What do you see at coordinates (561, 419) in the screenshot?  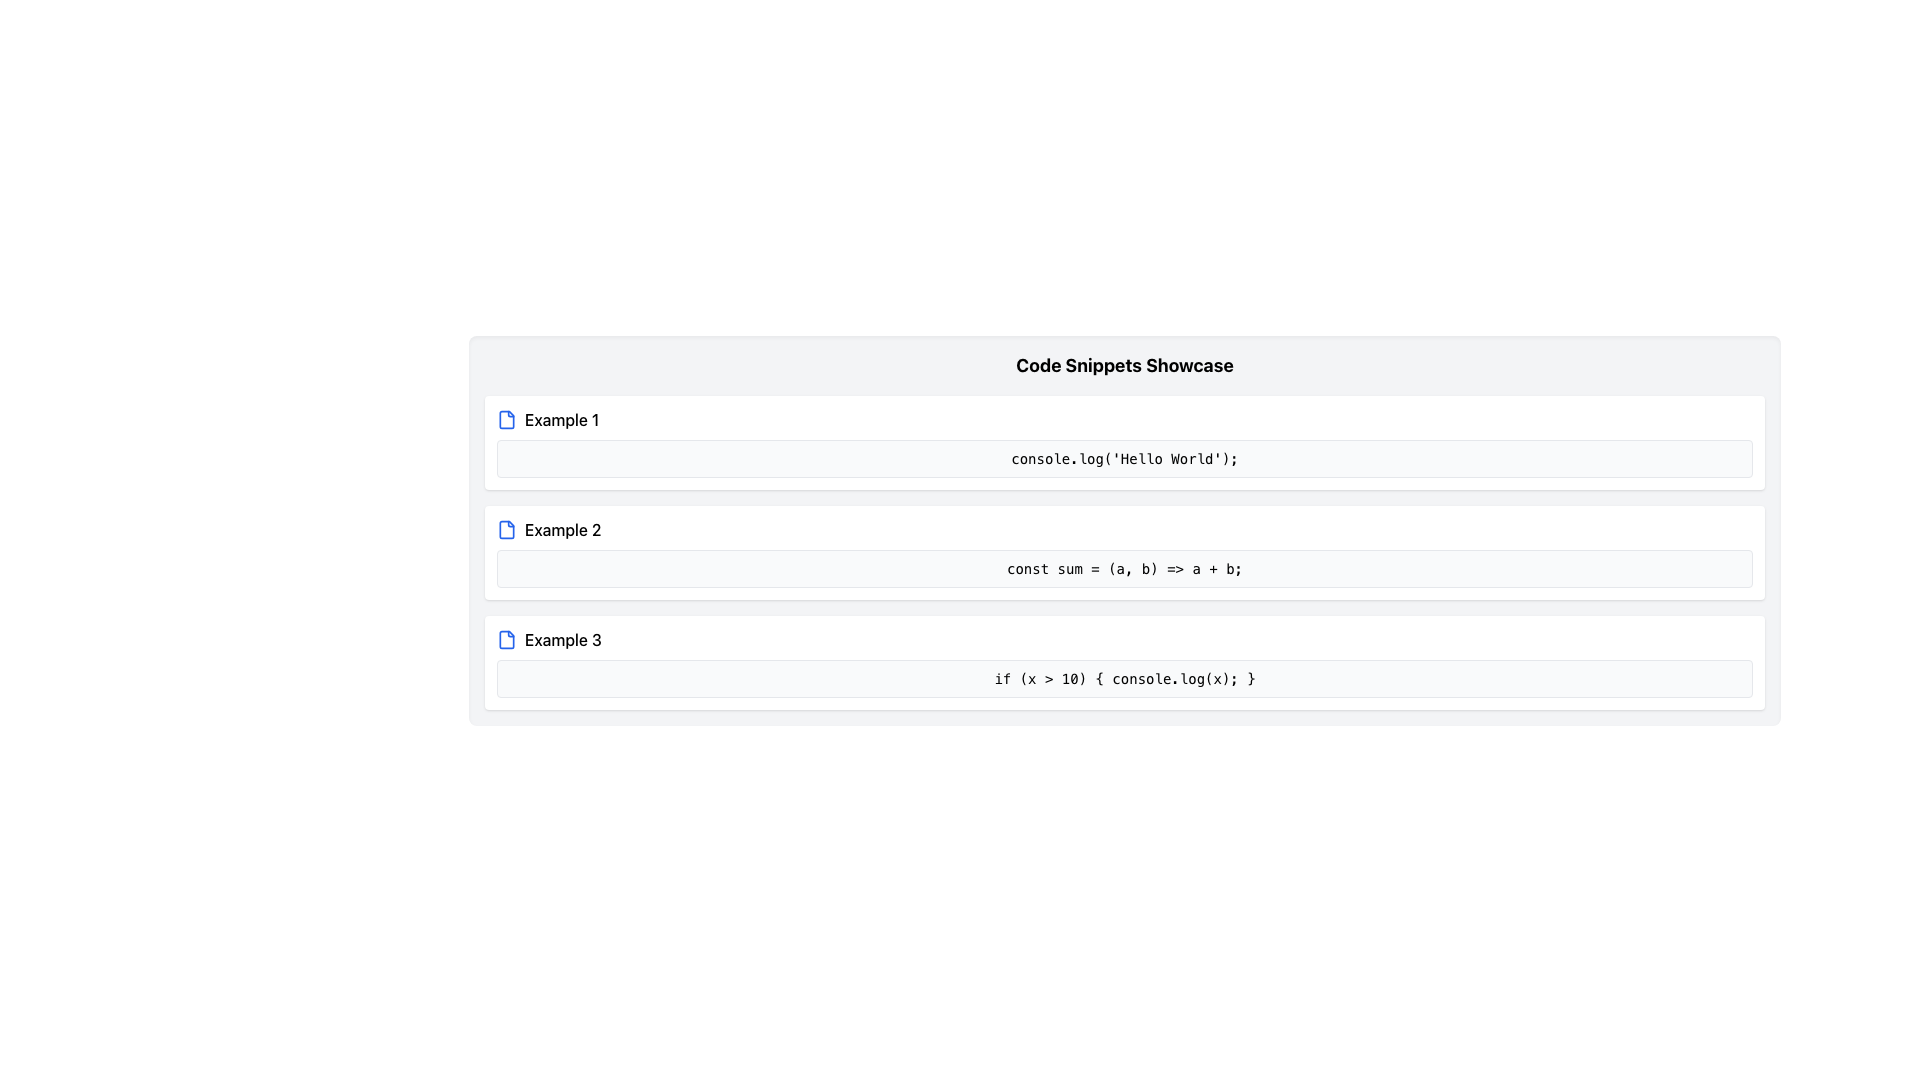 I see `the text label 'Example 1' which is styled in medium font and positioned to the right of a blue file icon in the 'Code Snippets Showcase' list` at bounding box center [561, 419].